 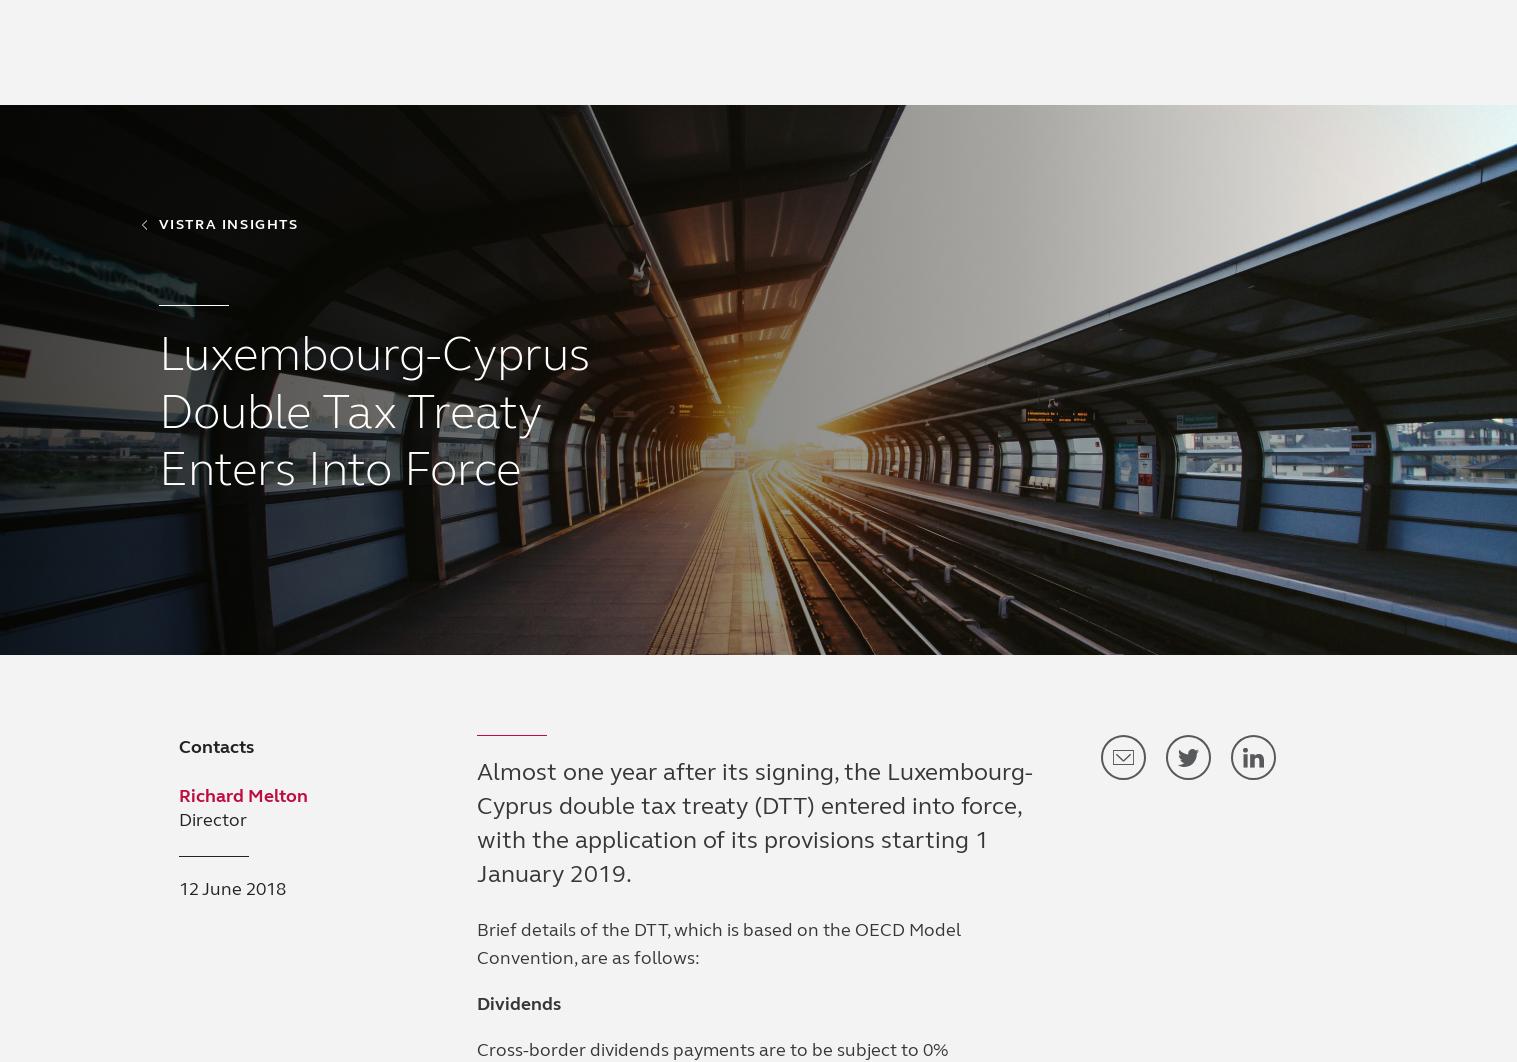 What do you see at coordinates (1007, 598) in the screenshot?
I see `'Here's one great way to lower your international expansion risks'` at bounding box center [1007, 598].